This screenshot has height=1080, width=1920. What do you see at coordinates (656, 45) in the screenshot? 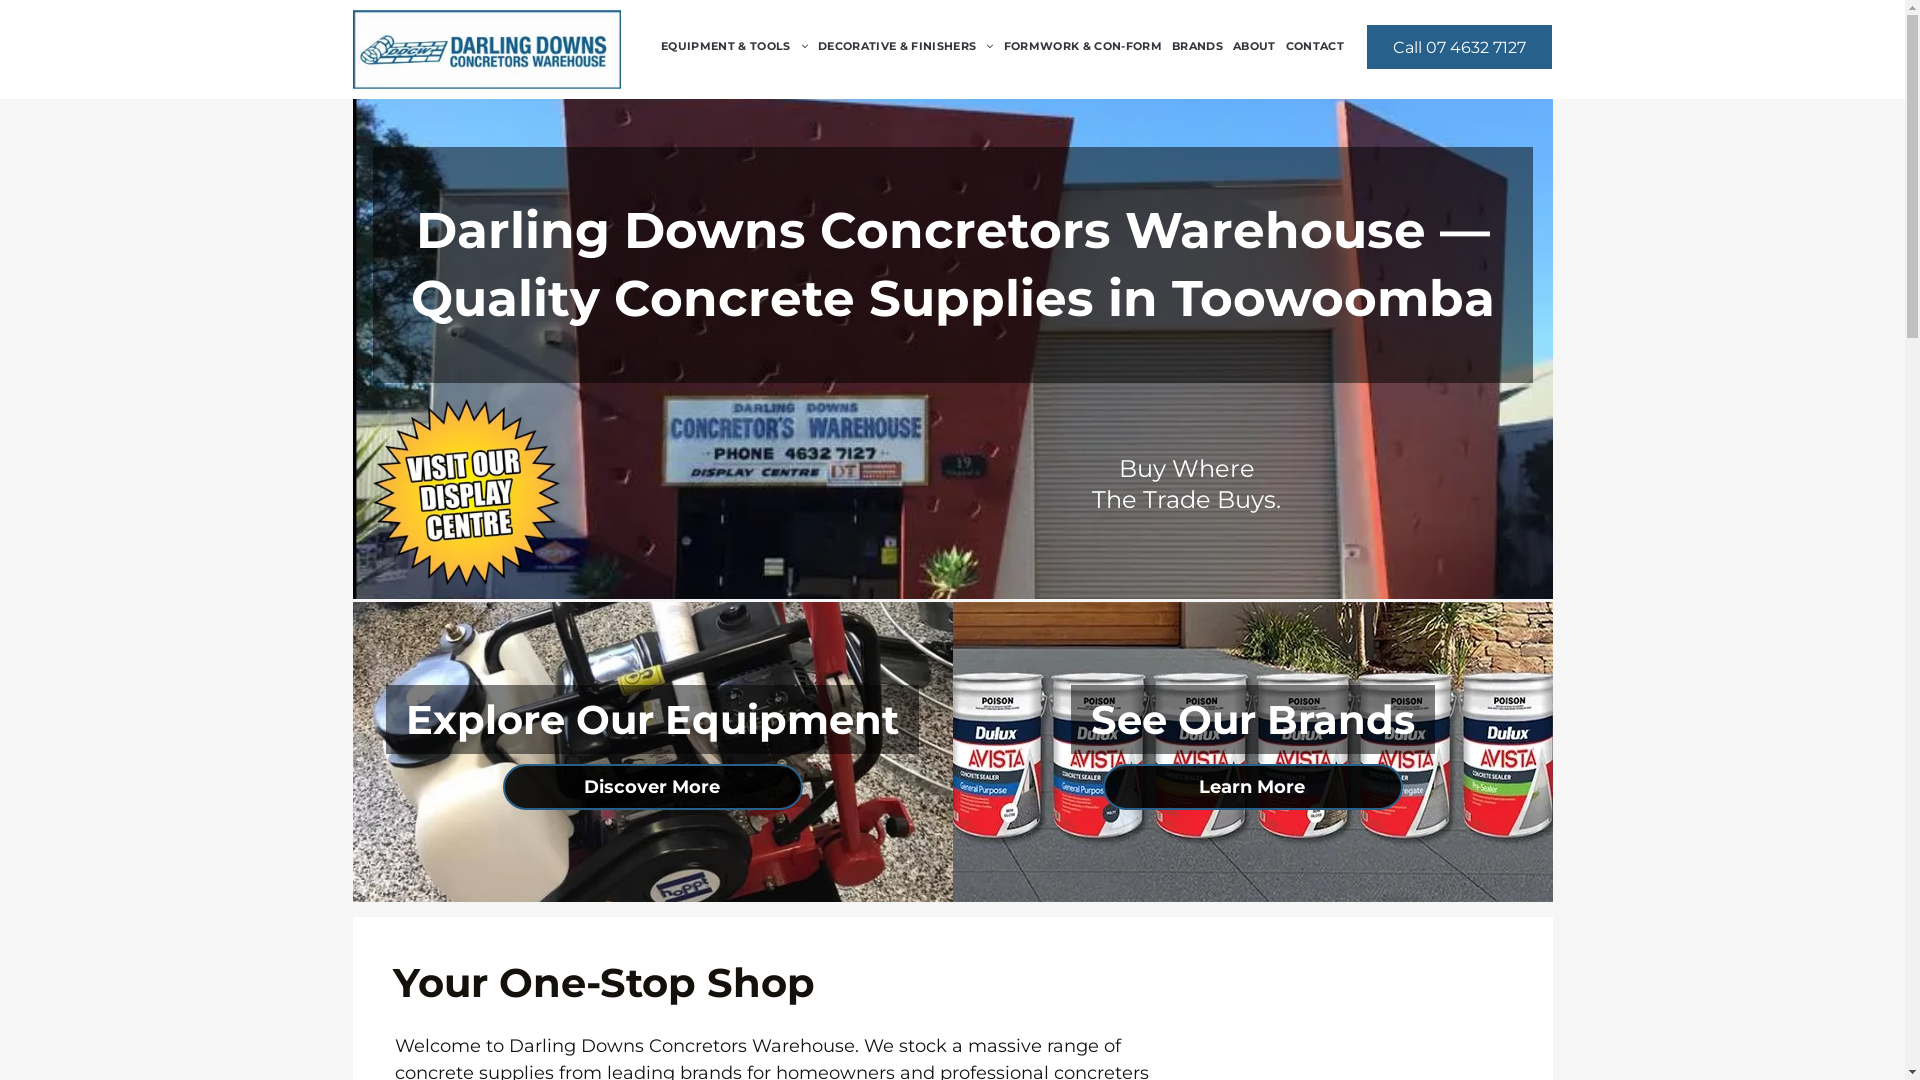
I see `'EQUIPMENT & TOOLS'` at bounding box center [656, 45].